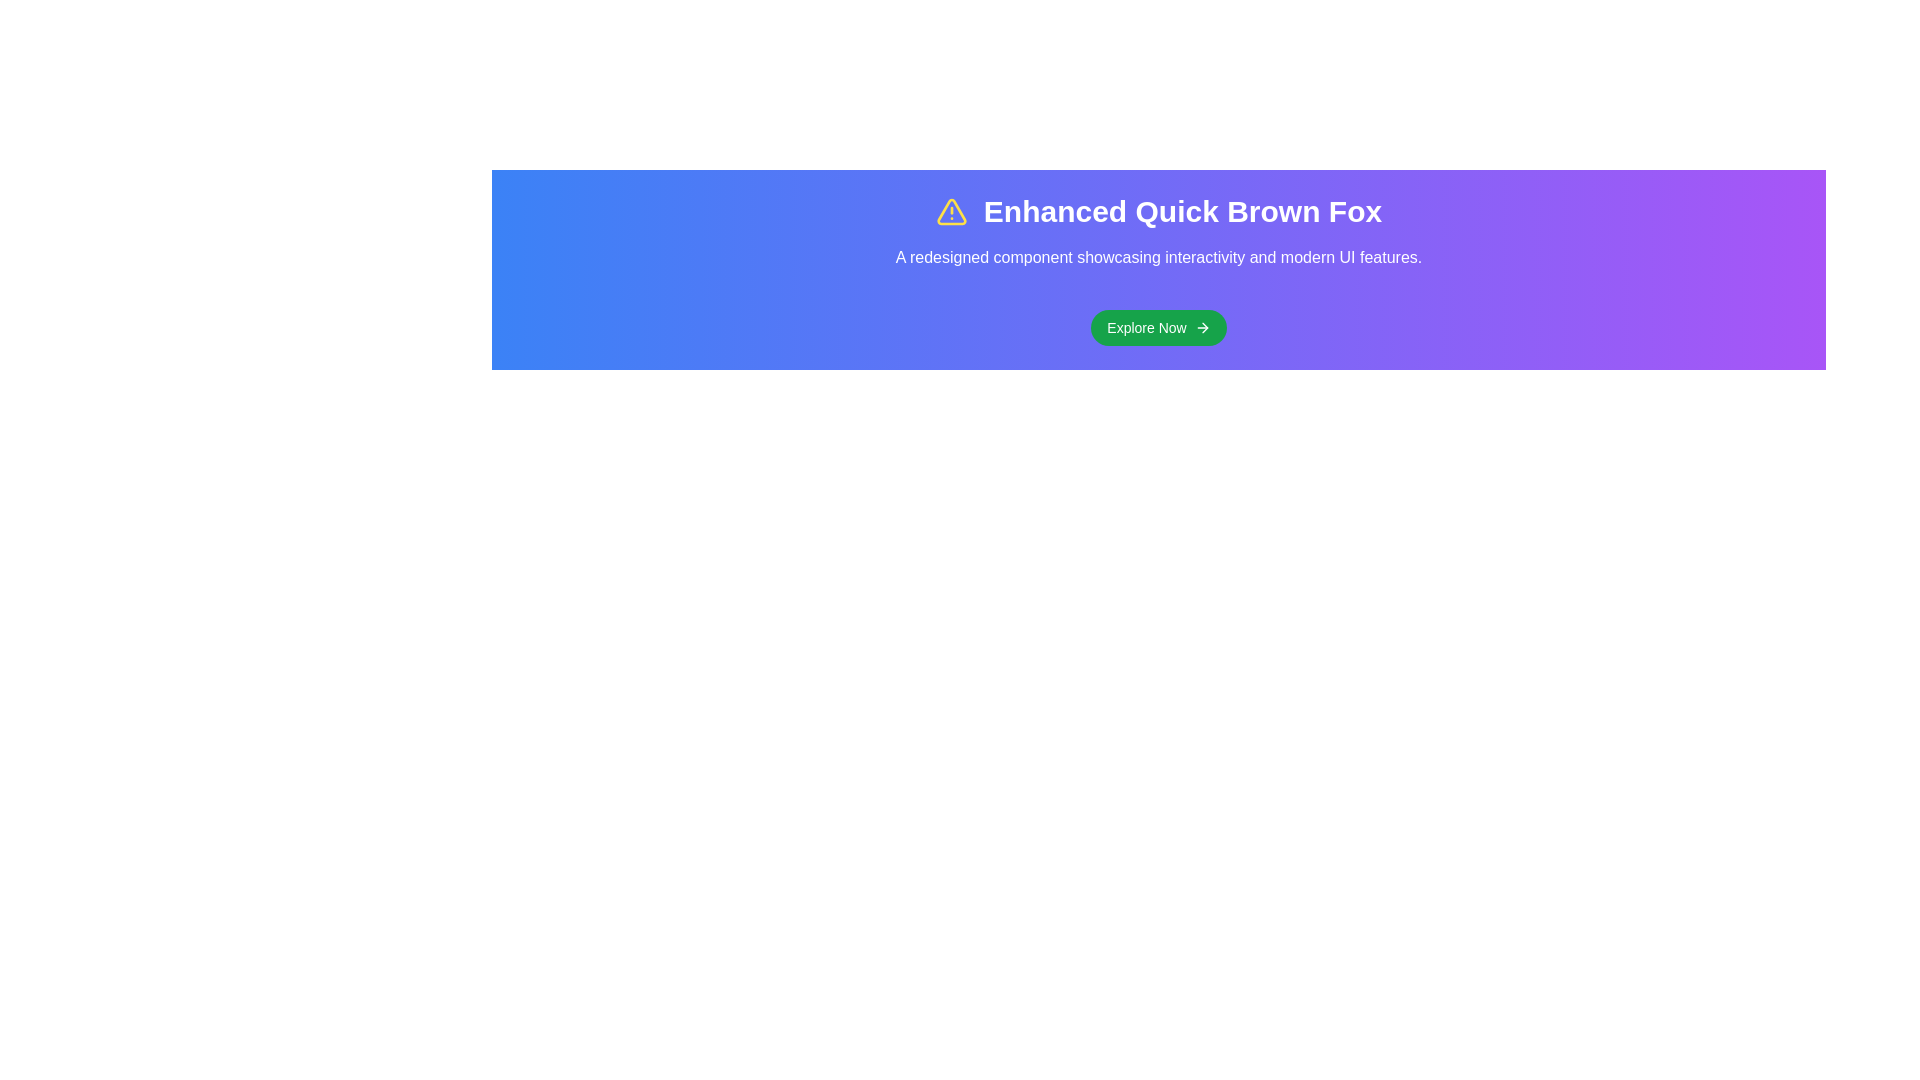  I want to click on the descriptive text label located below the title 'Enhanced Quick Brown Fox' and above the 'Explore Now' button in the main banner section, so click(1158, 257).